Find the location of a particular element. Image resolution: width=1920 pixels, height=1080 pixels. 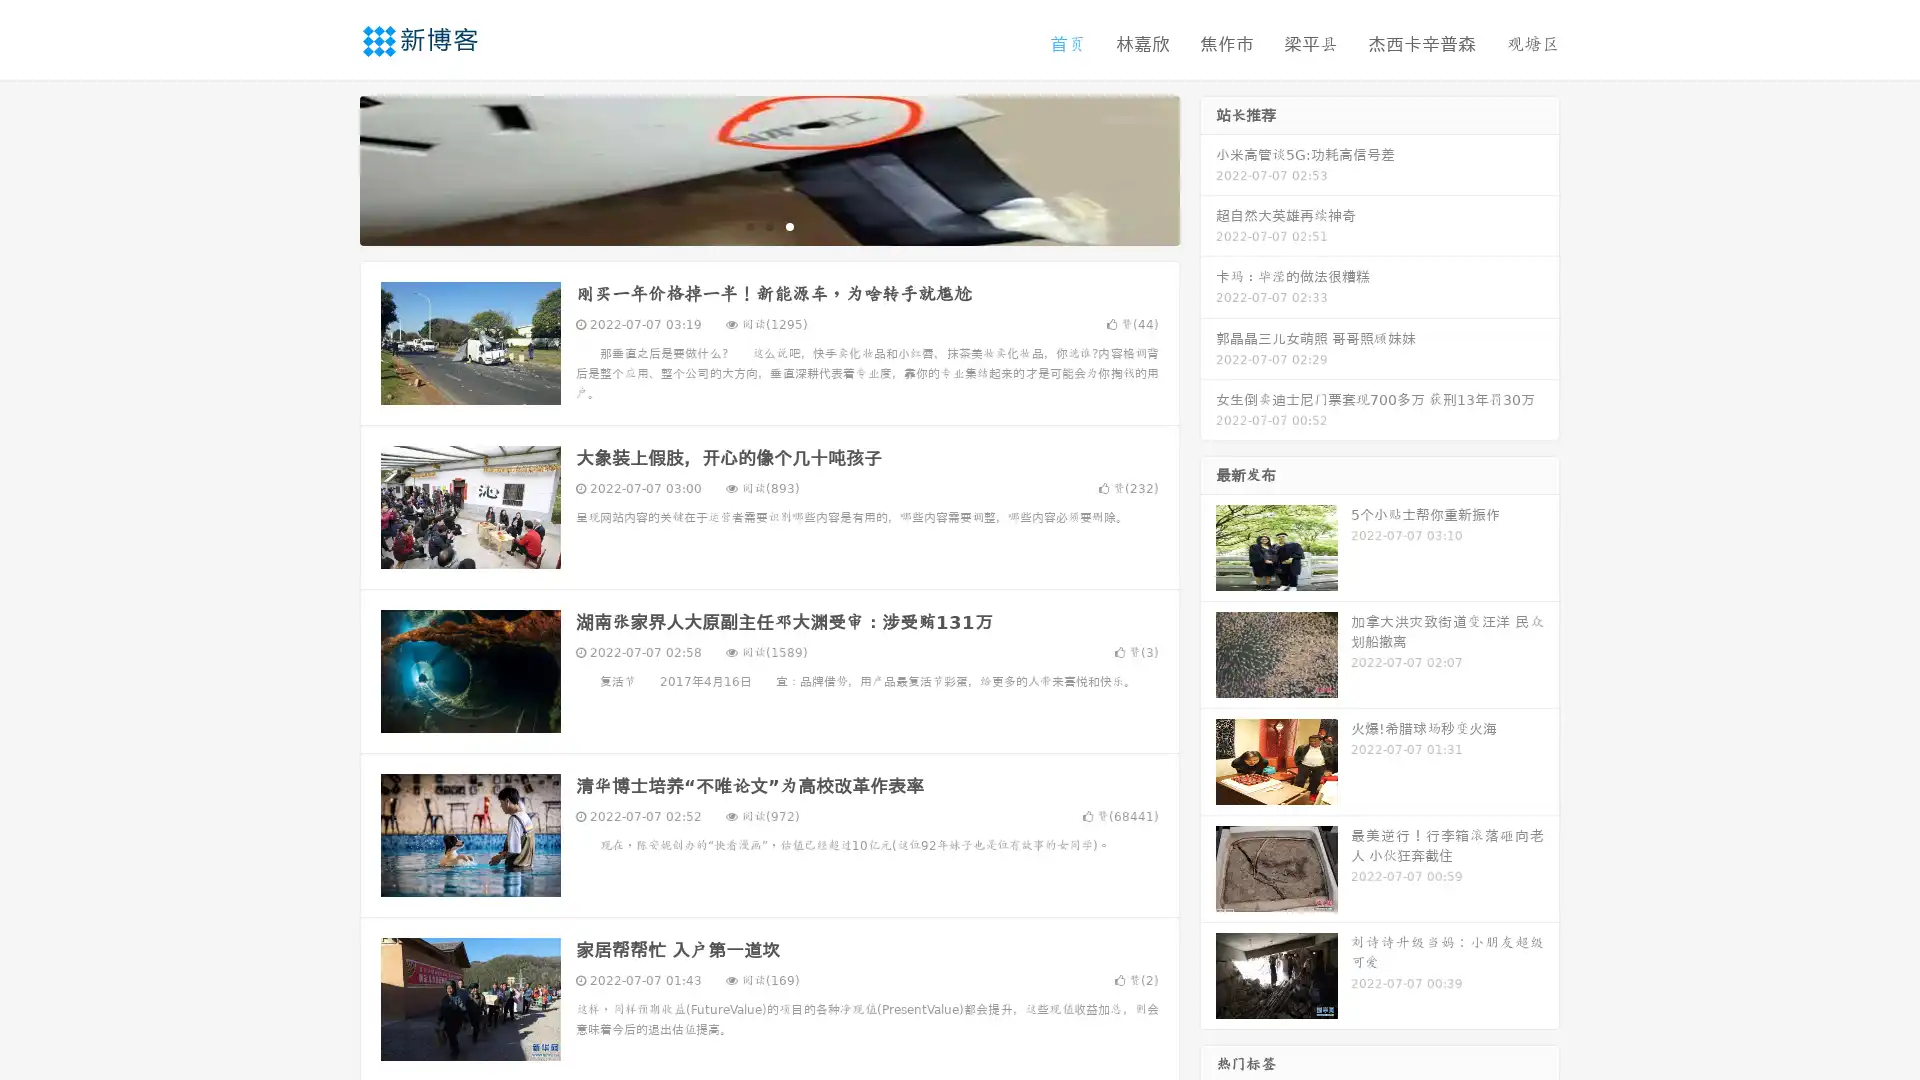

Next slide is located at coordinates (1208, 168).